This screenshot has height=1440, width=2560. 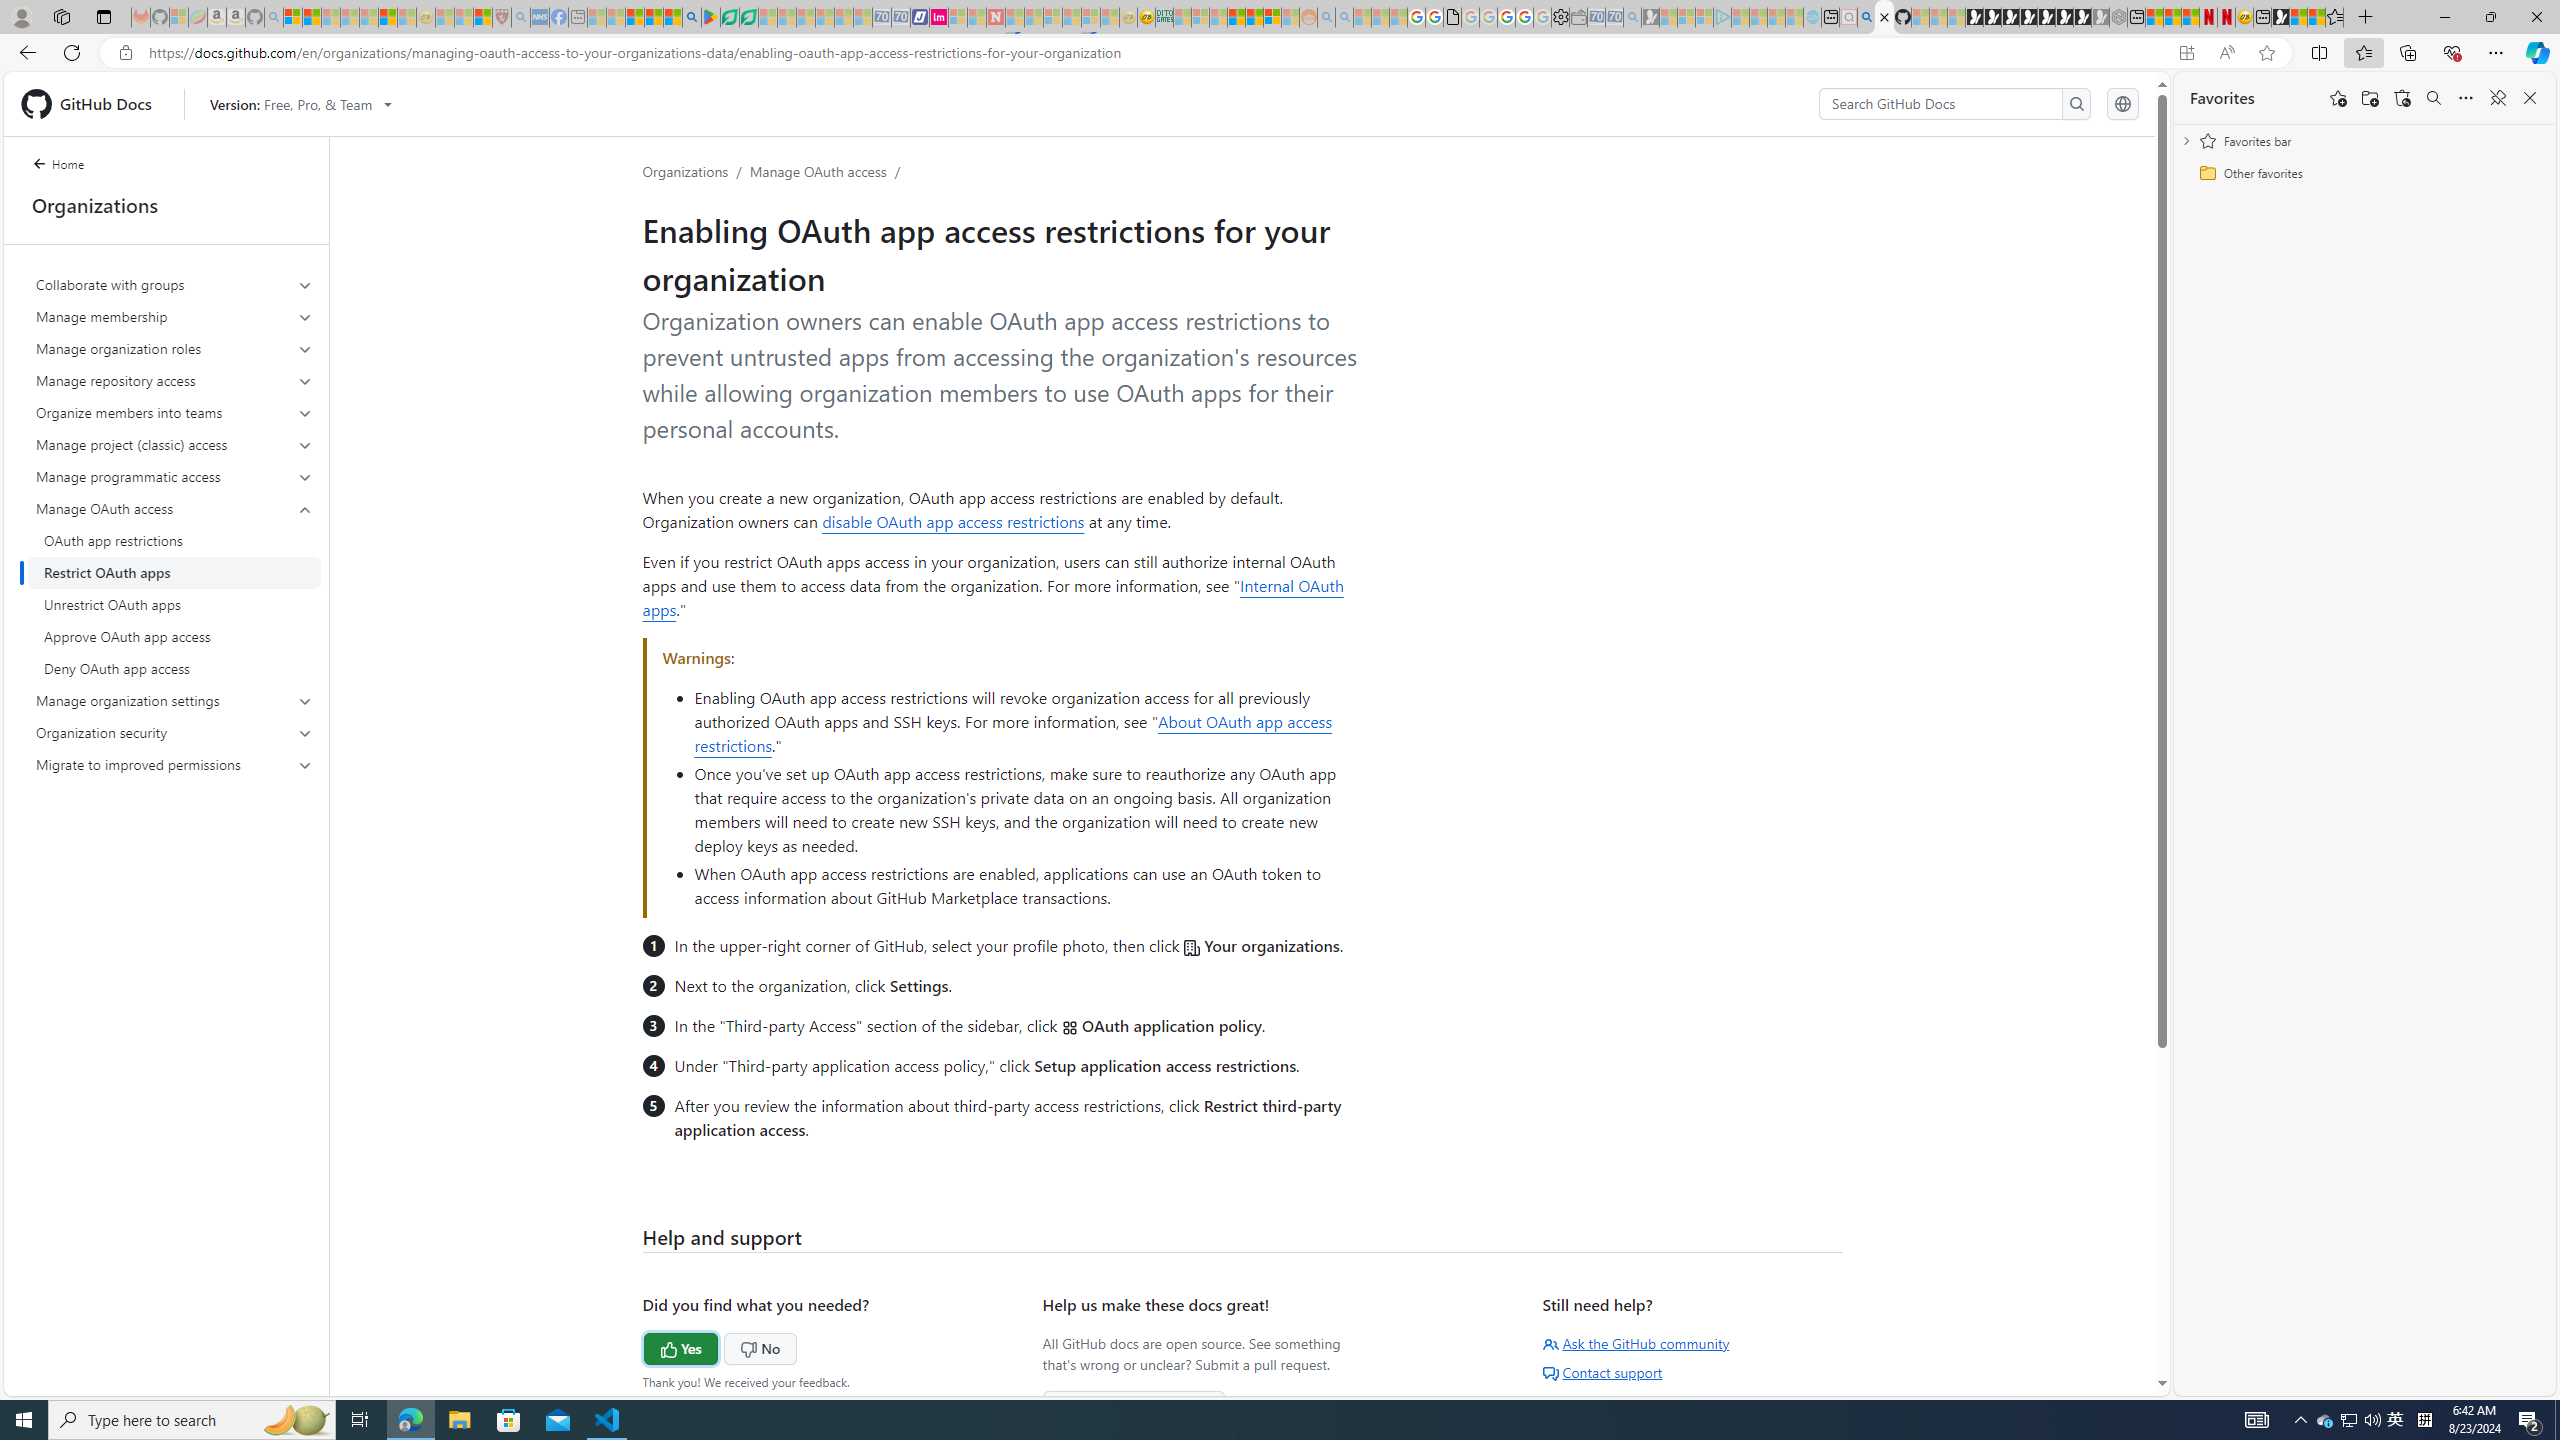 What do you see at coordinates (174, 284) in the screenshot?
I see `'Collaborate with groups'` at bounding box center [174, 284].